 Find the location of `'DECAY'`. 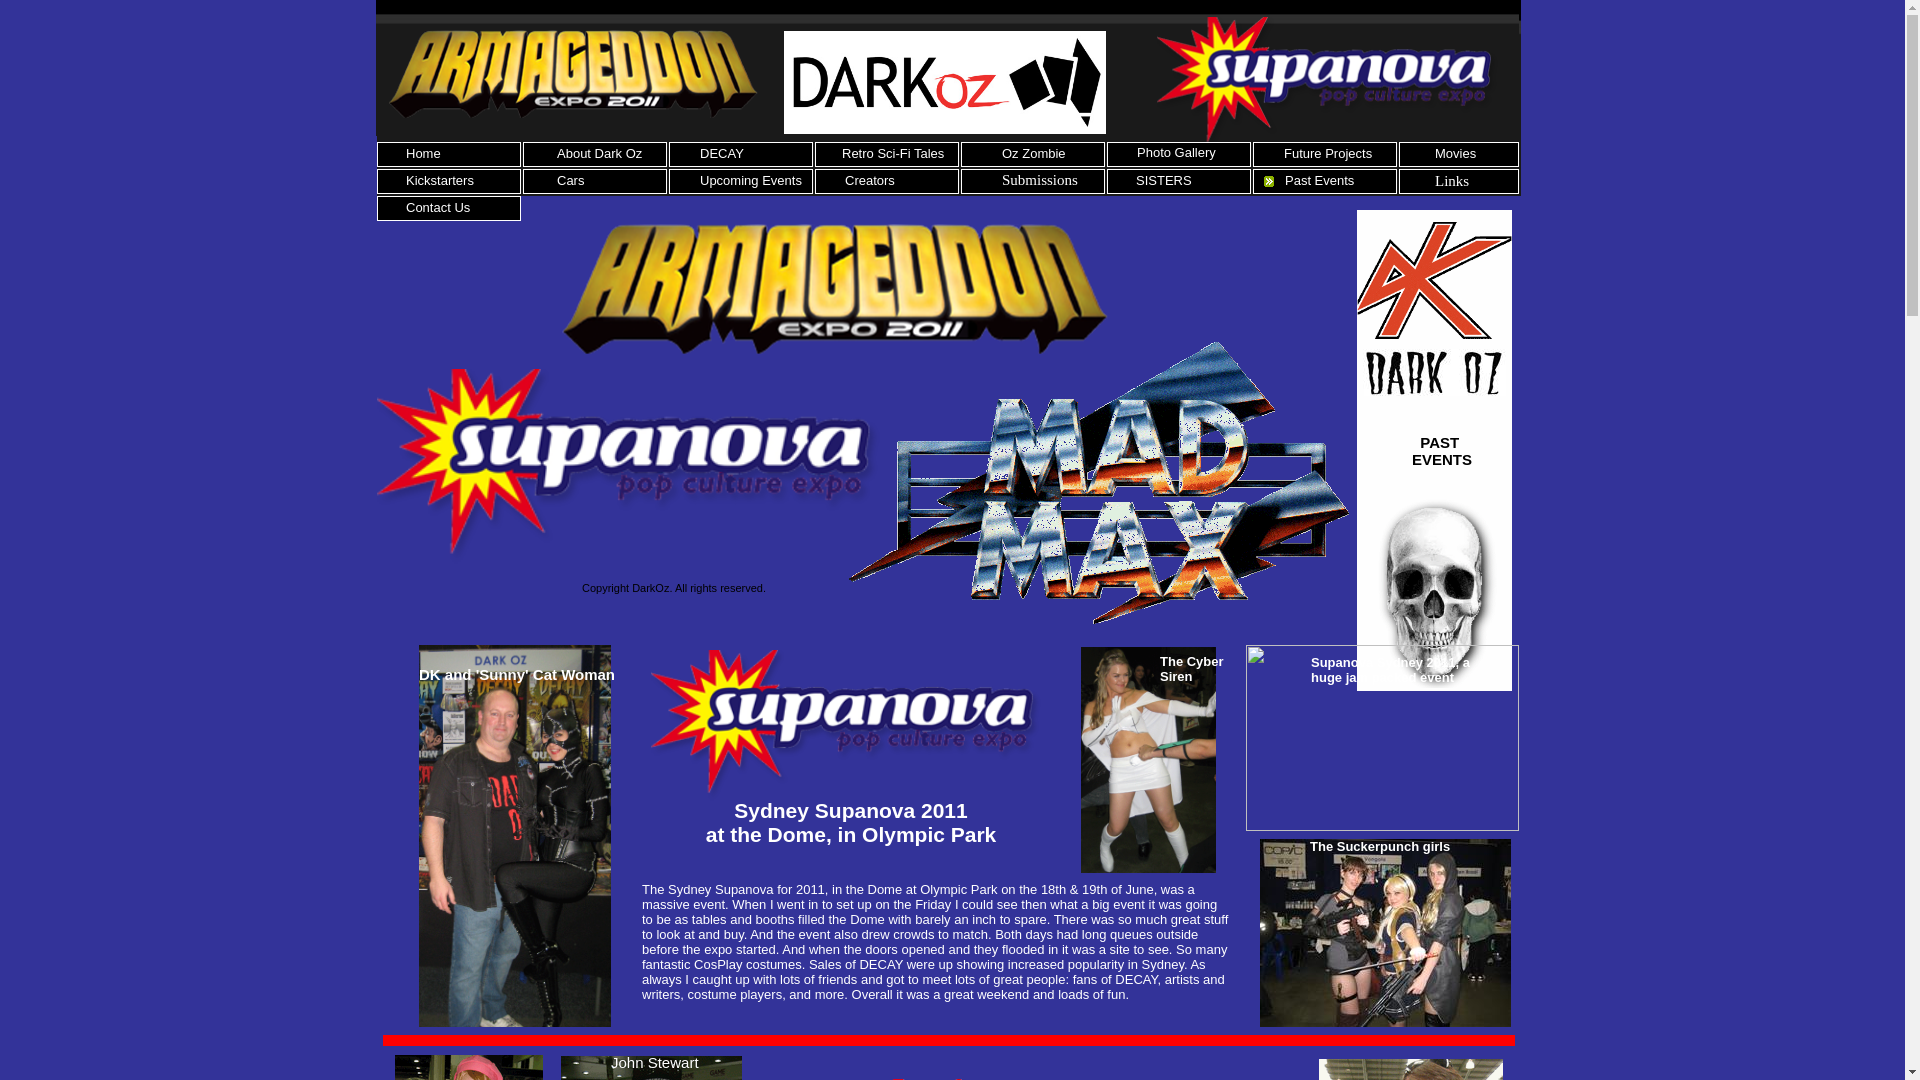

'DECAY' is located at coordinates (720, 152).